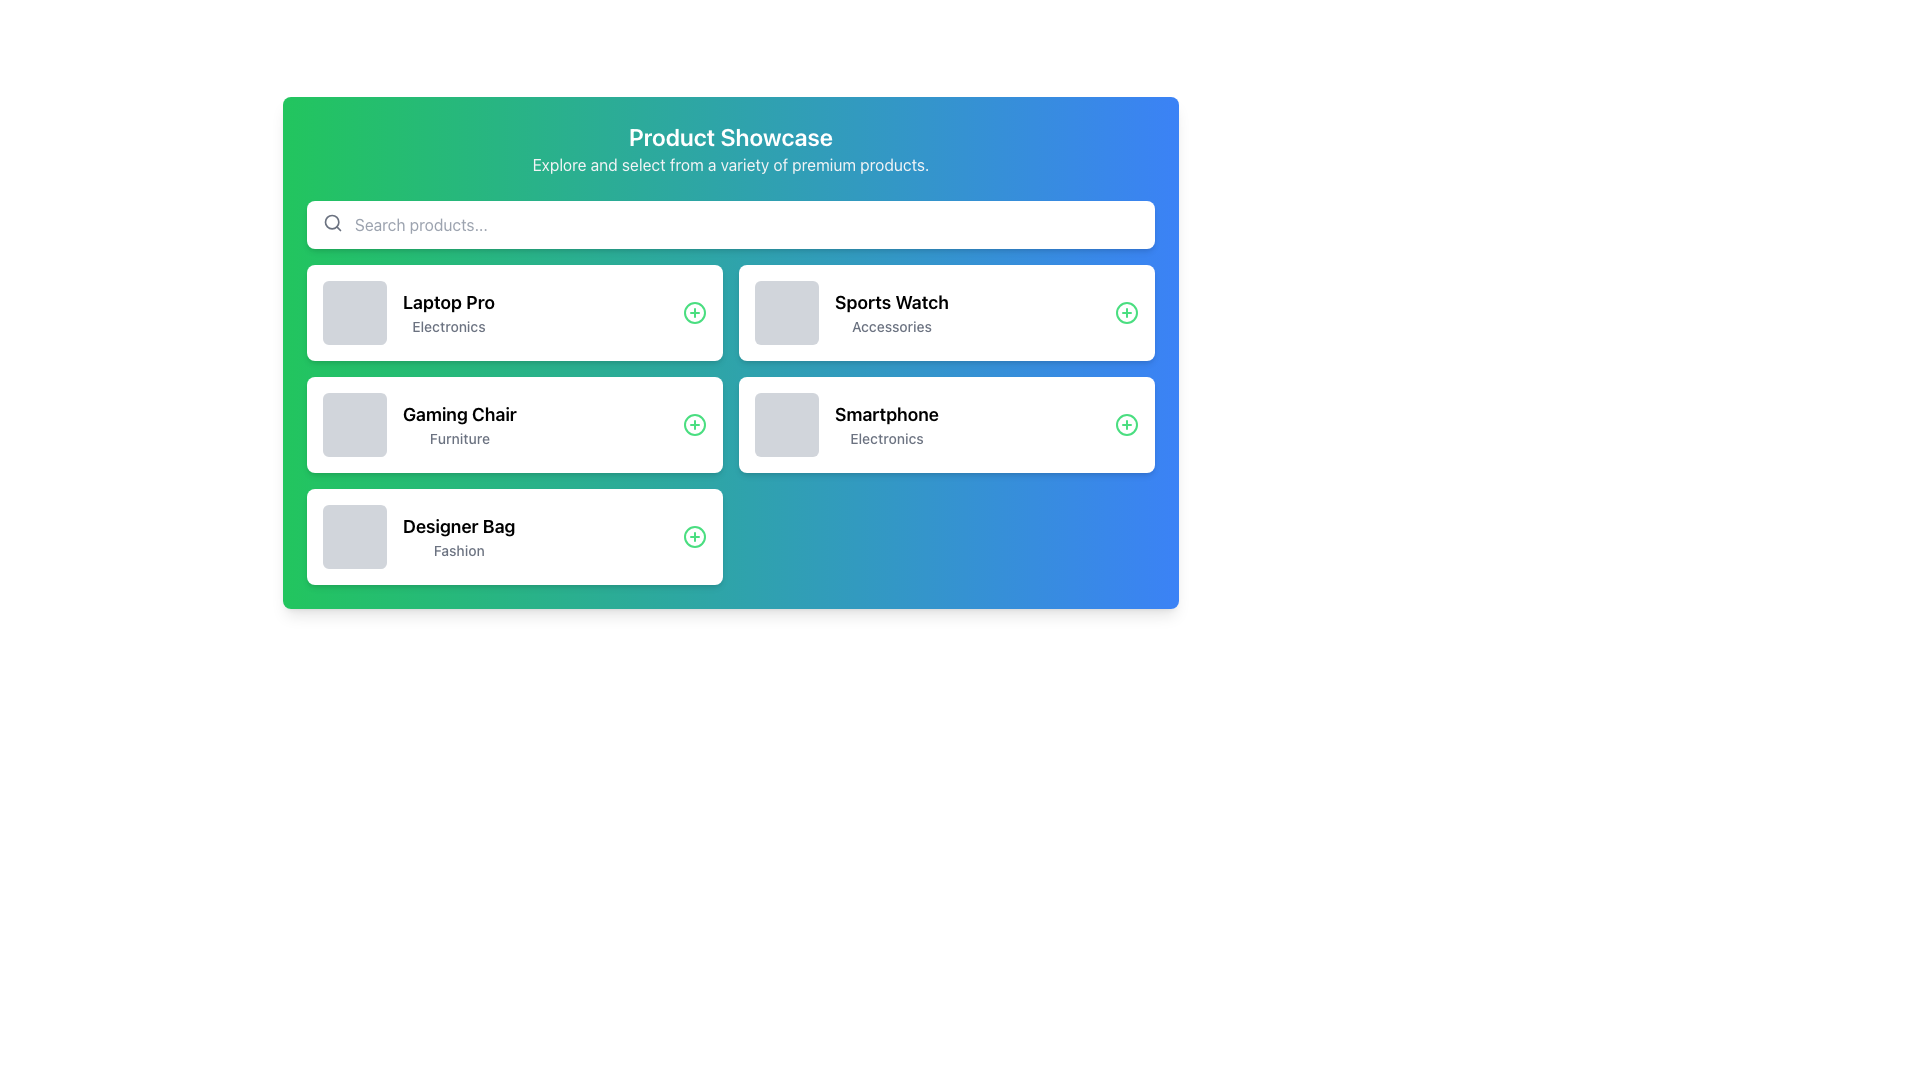  Describe the element at coordinates (729, 164) in the screenshot. I see `the text label that provides context or instructions, positioned below the title 'Product Showcase' and spanning horizontally across the top of the page` at that location.